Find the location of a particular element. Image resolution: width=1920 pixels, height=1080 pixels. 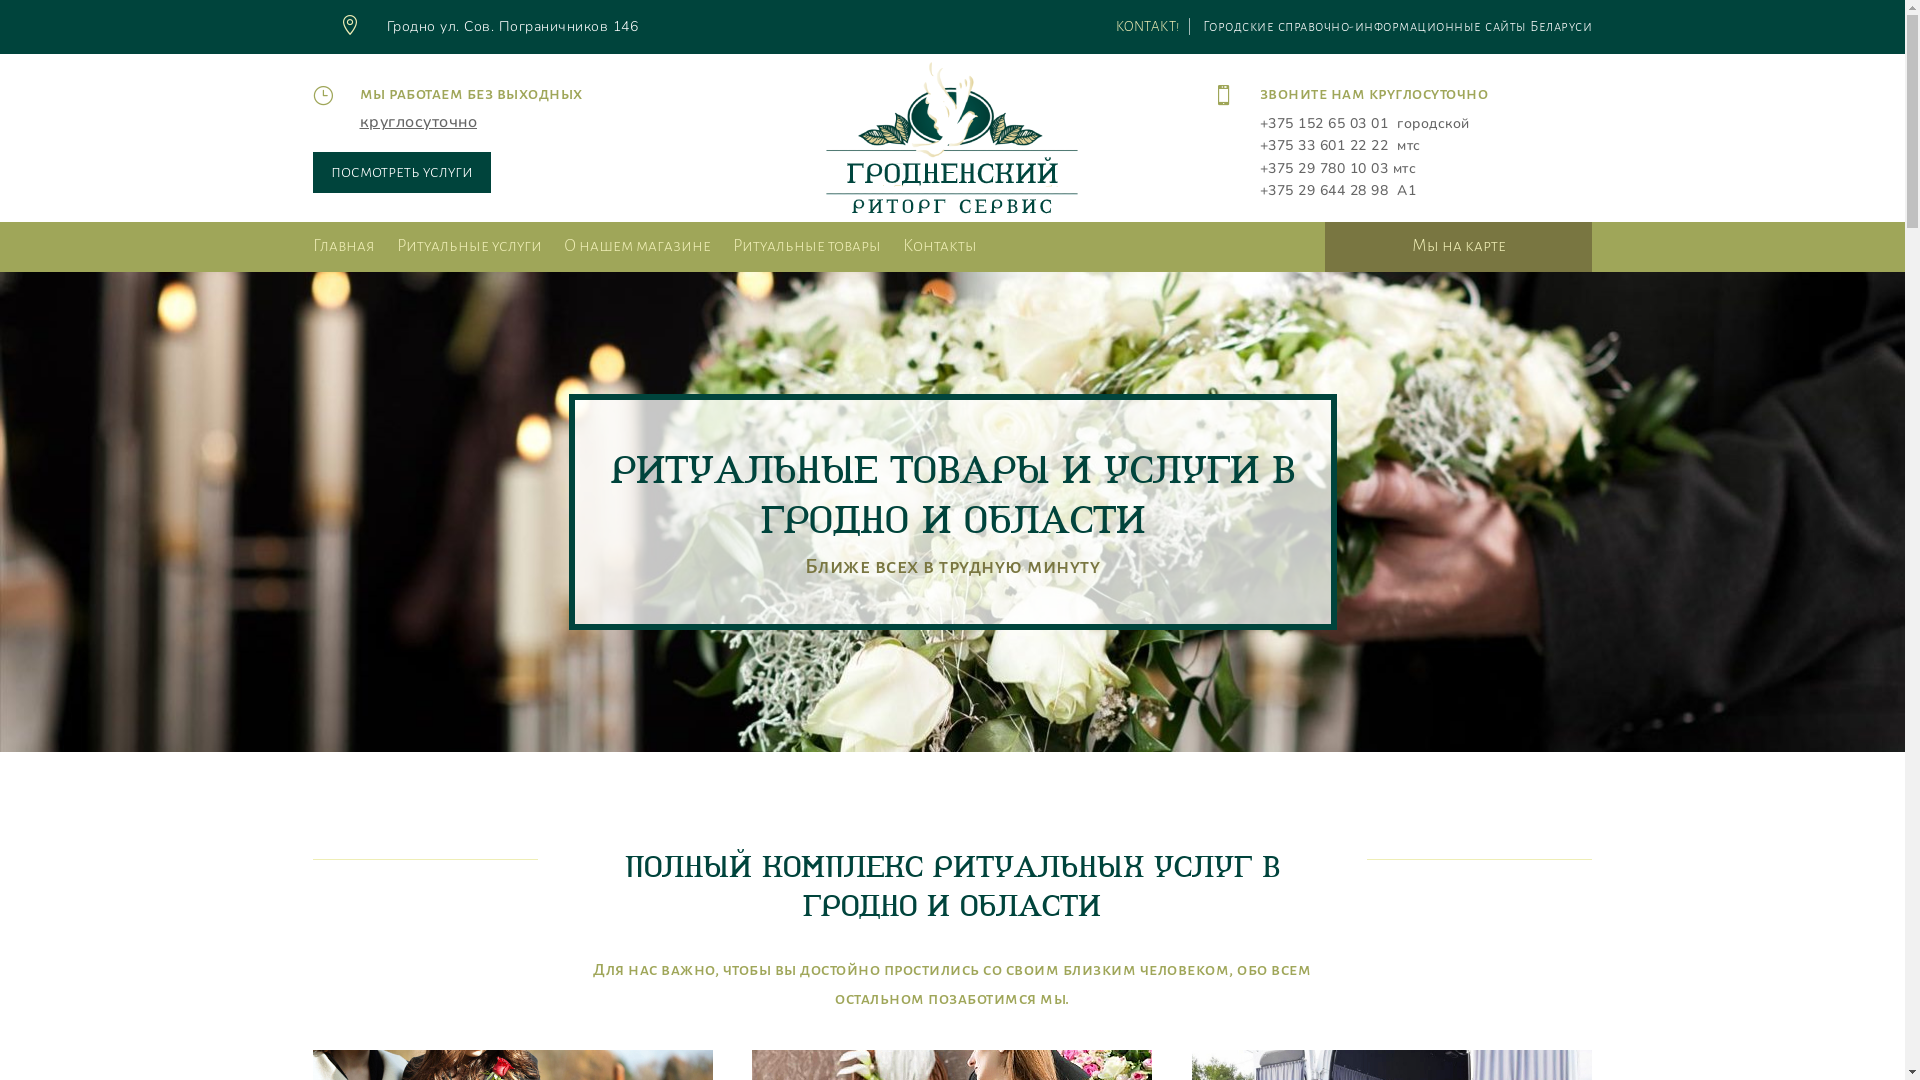

'+375 29 780 10 03' is located at coordinates (1324, 167).